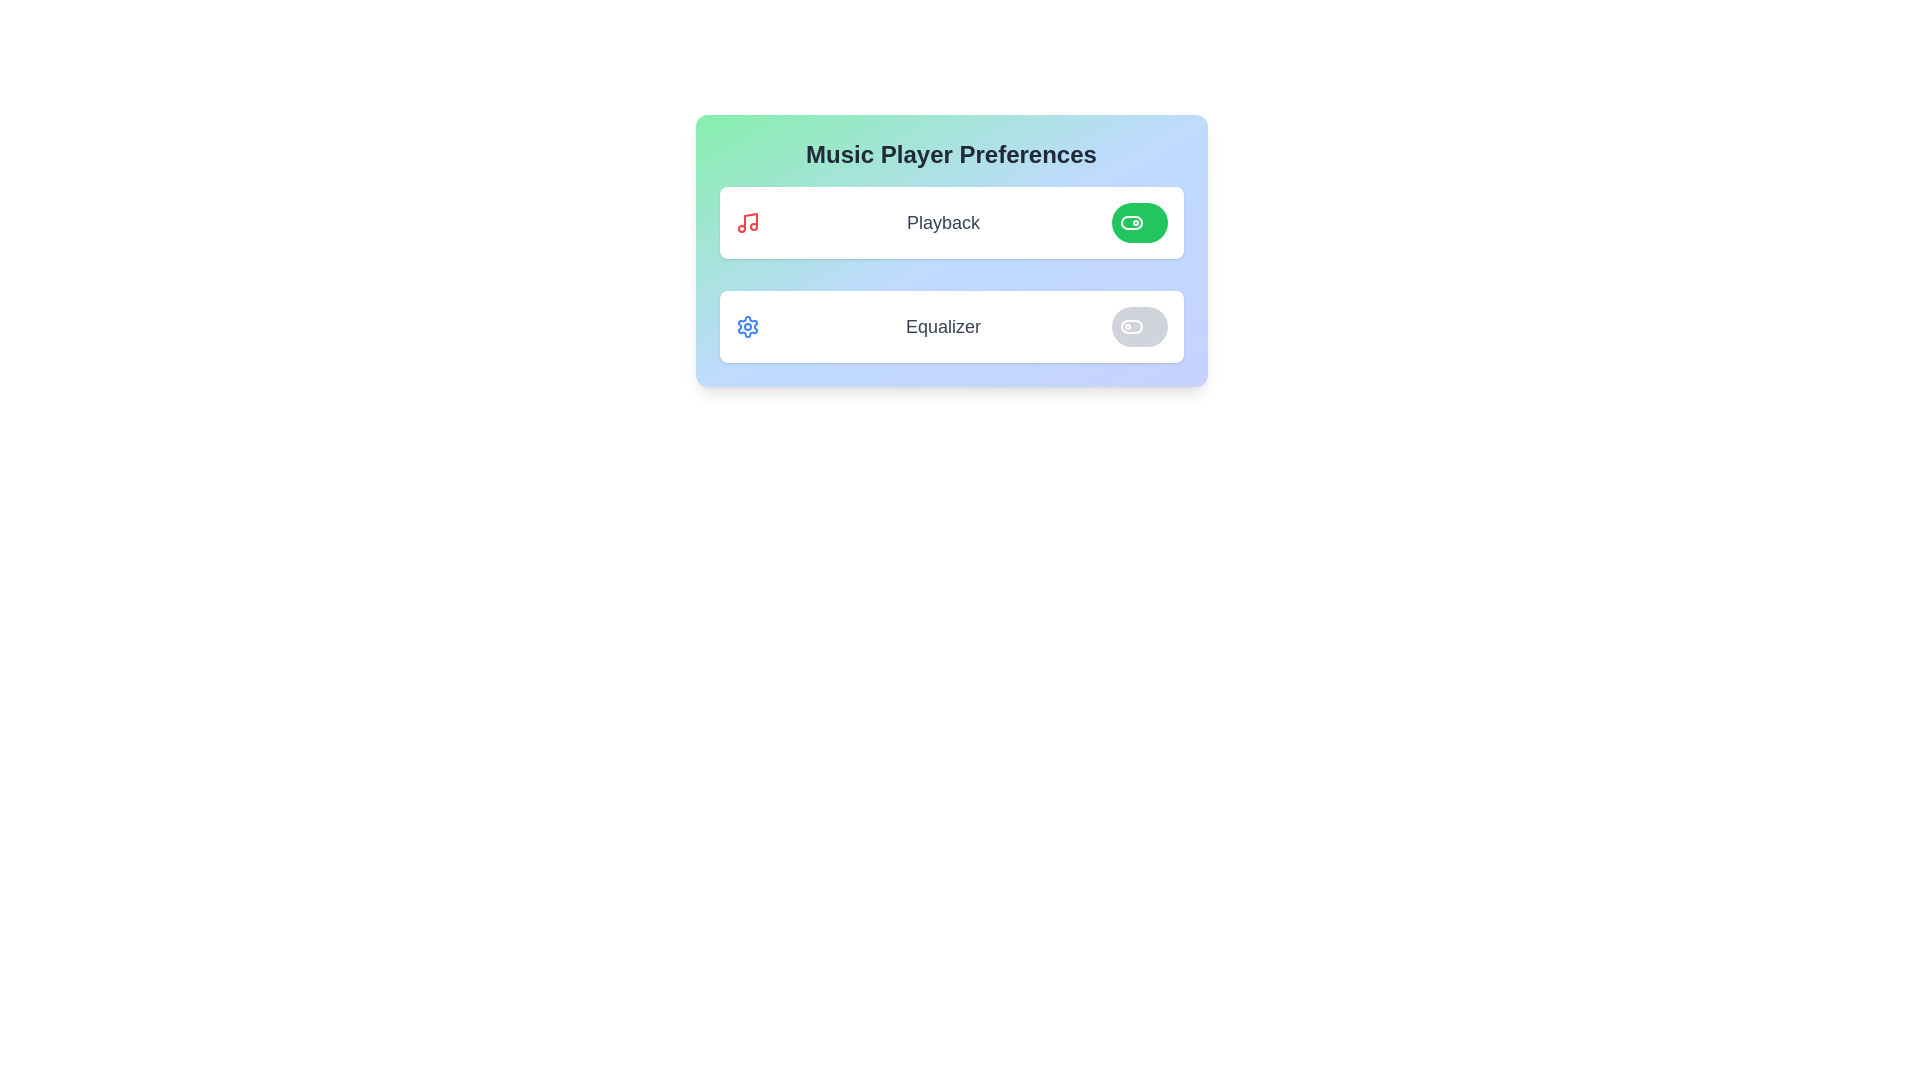 The width and height of the screenshot is (1920, 1080). What do you see at coordinates (950, 153) in the screenshot?
I see `the 'Music Player Preferences' text element` at bounding box center [950, 153].